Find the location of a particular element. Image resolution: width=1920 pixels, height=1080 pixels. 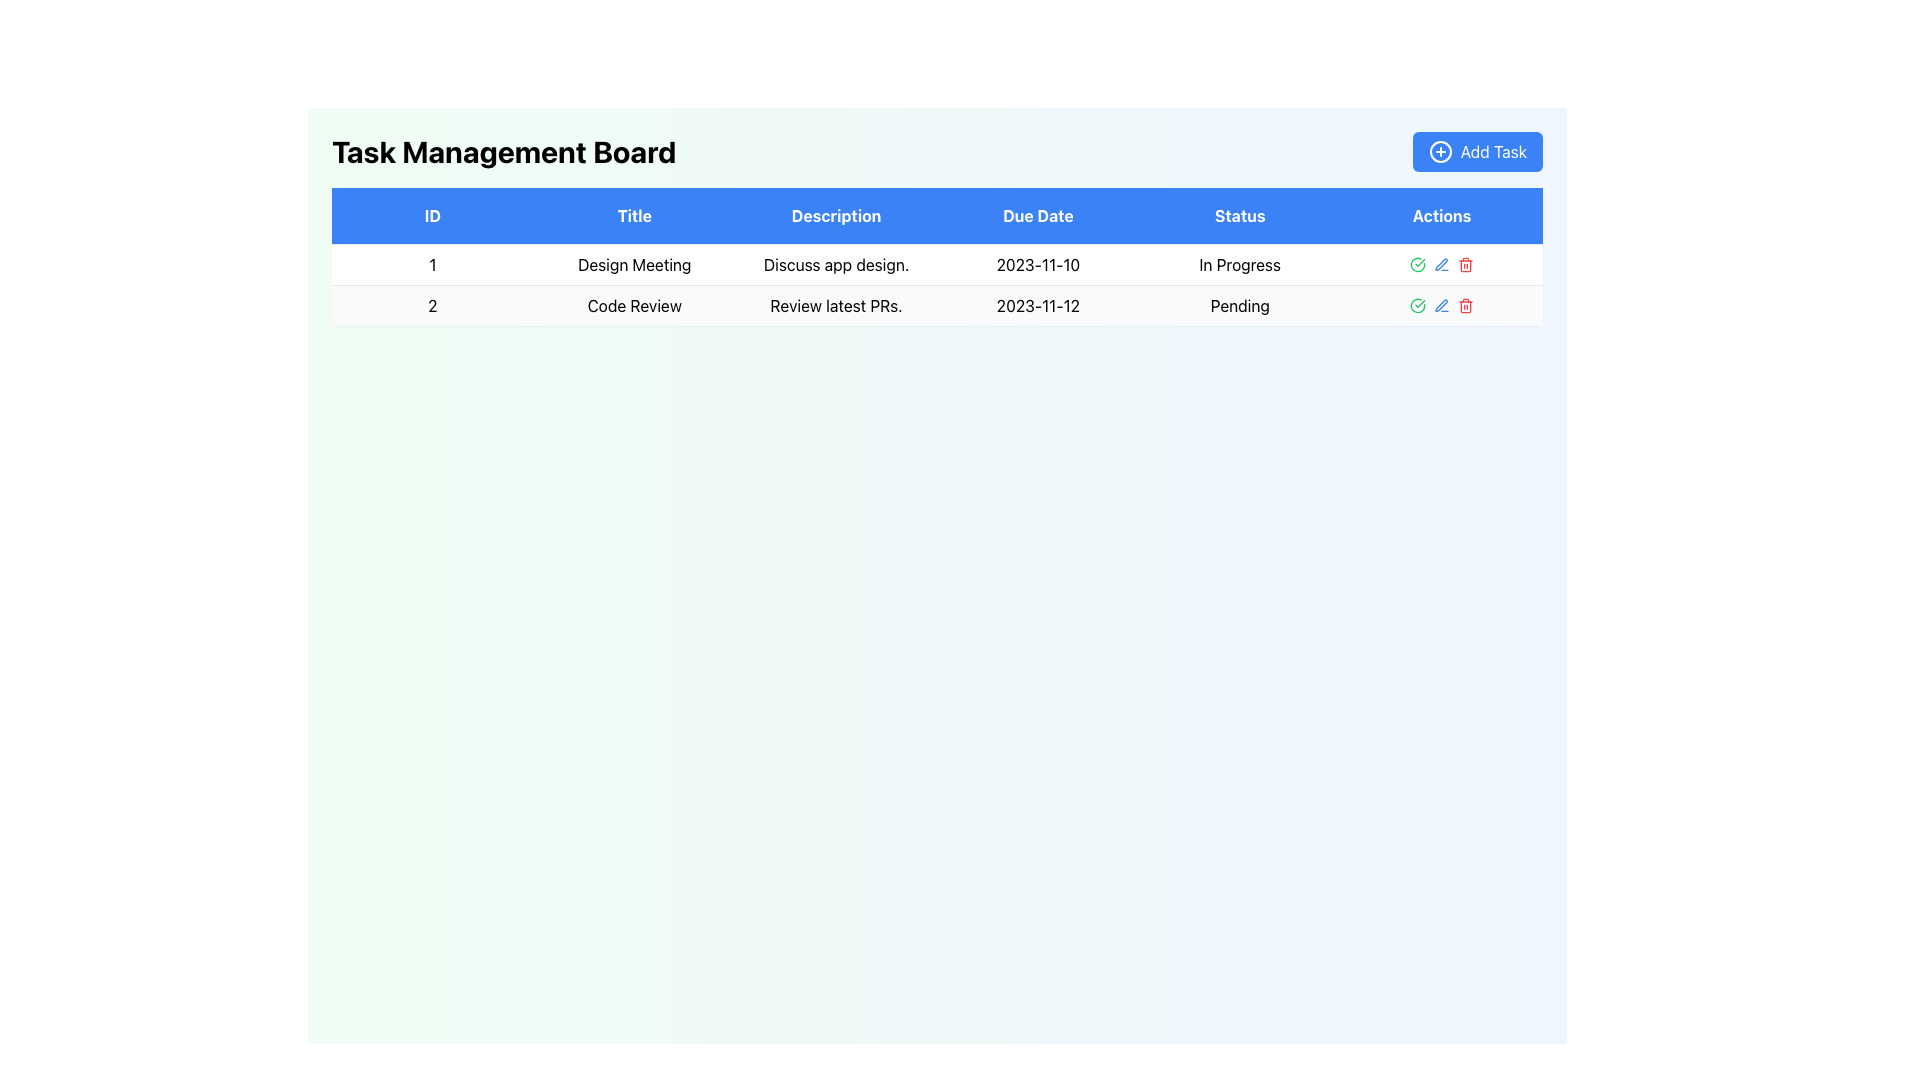

the text label displaying 'Pending' in black, located in the second row of the status column in the task management interface is located at coordinates (1239, 305).